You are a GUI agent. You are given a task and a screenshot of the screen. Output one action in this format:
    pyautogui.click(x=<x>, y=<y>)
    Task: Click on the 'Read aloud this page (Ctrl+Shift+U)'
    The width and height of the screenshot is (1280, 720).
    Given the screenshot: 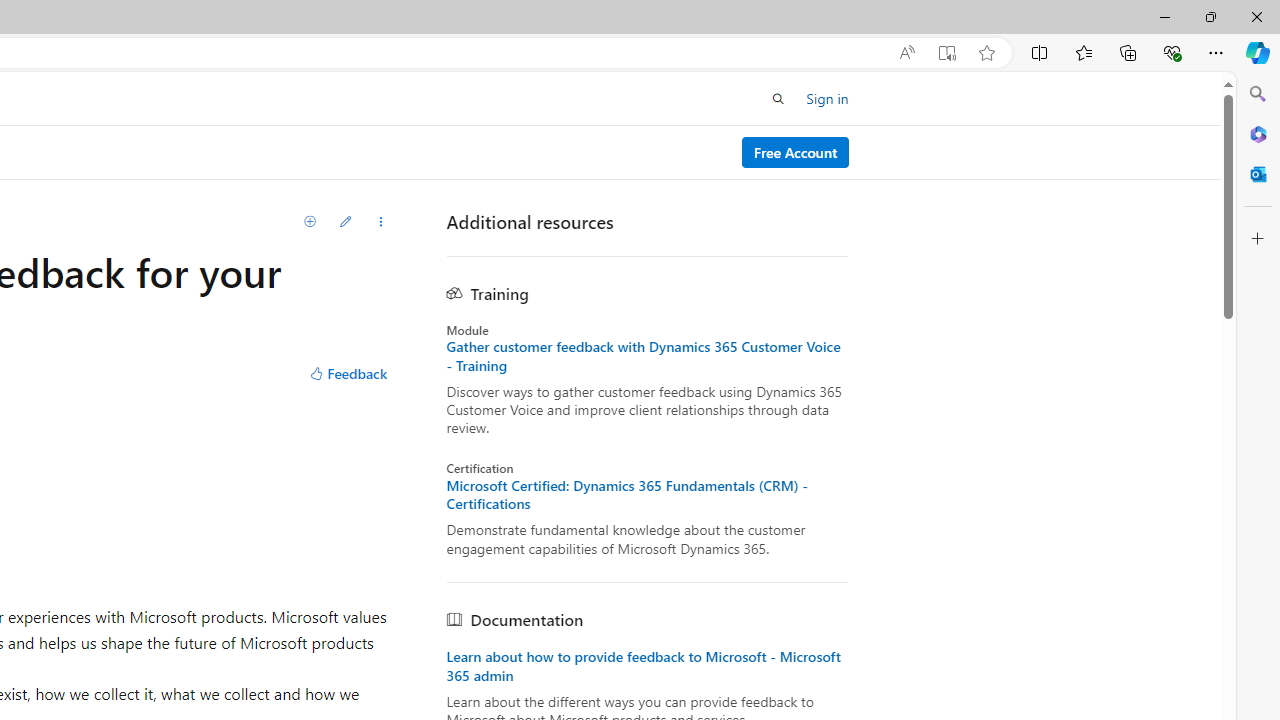 What is the action you would take?
    pyautogui.click(x=905, y=52)
    